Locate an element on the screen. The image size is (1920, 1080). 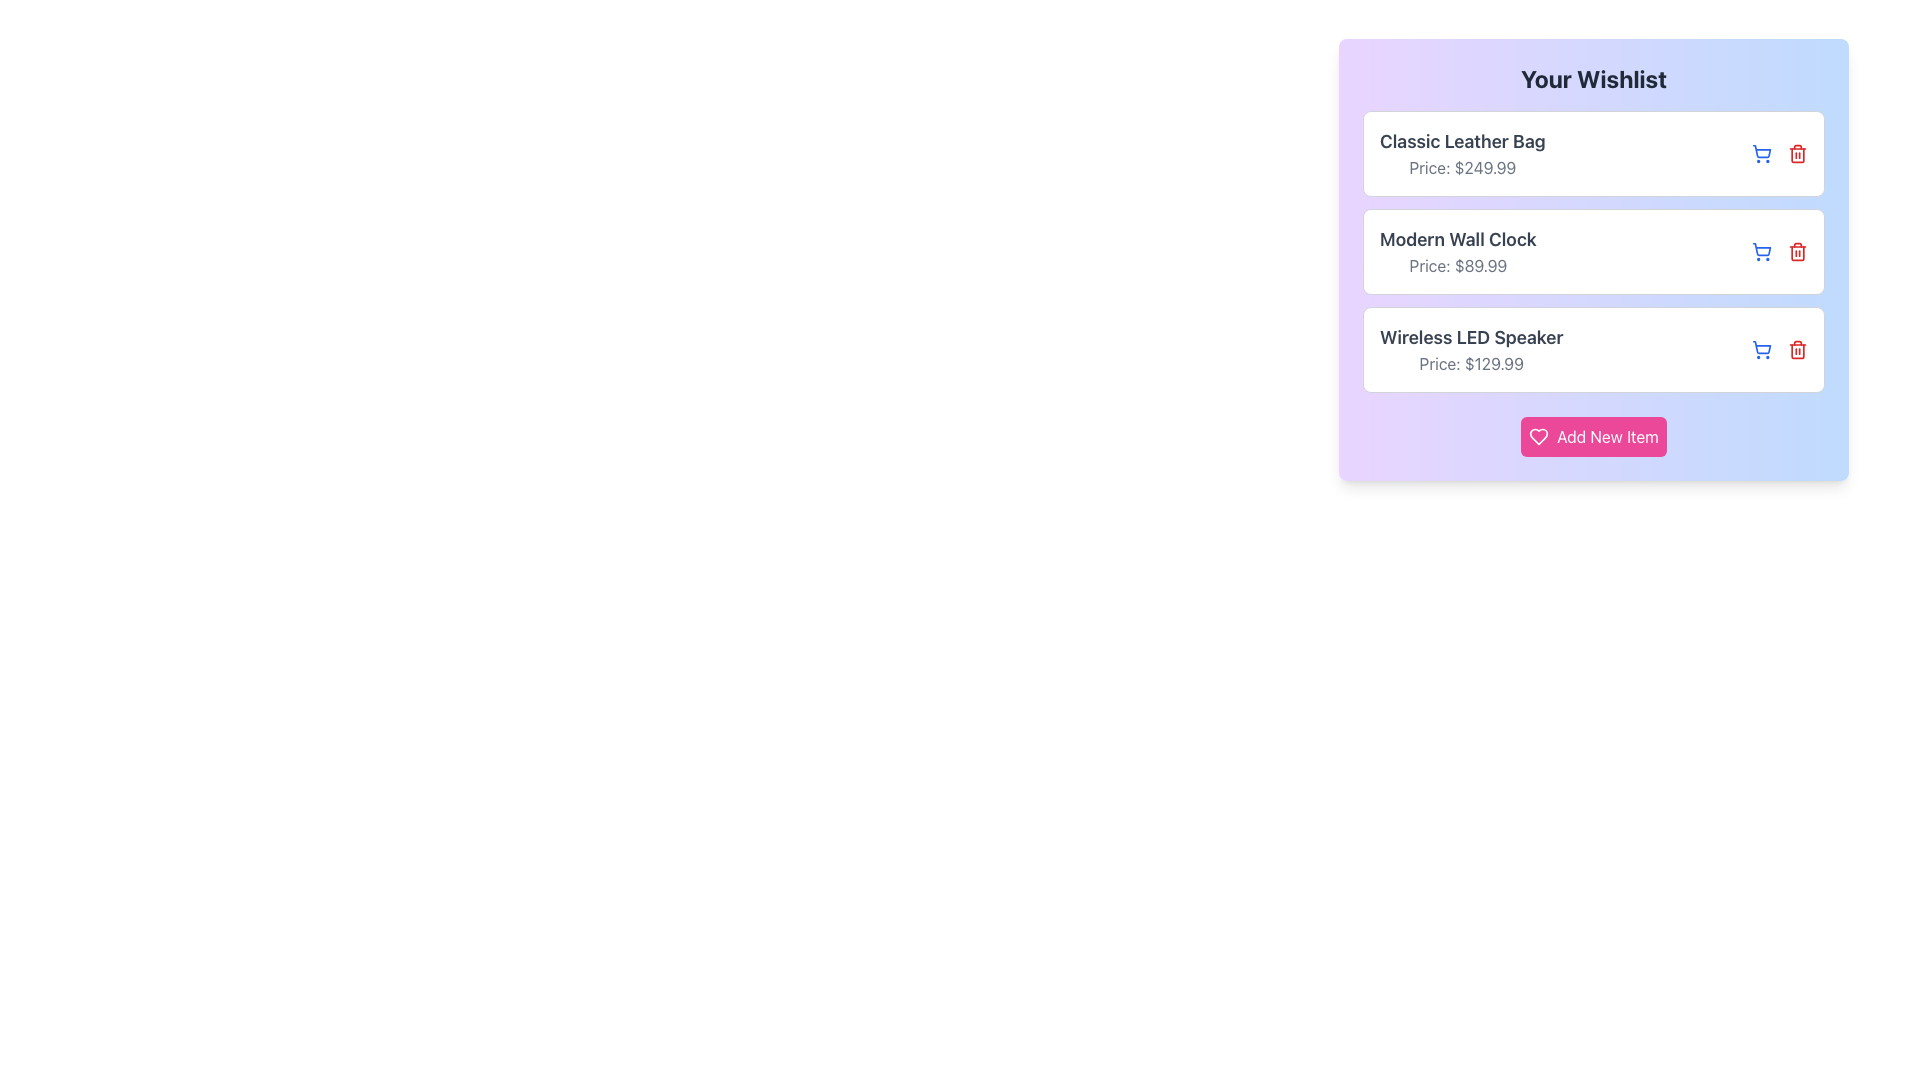
the 'Add to Cart' button located at the top-right corner of the wishlist item entry is located at coordinates (1761, 250).